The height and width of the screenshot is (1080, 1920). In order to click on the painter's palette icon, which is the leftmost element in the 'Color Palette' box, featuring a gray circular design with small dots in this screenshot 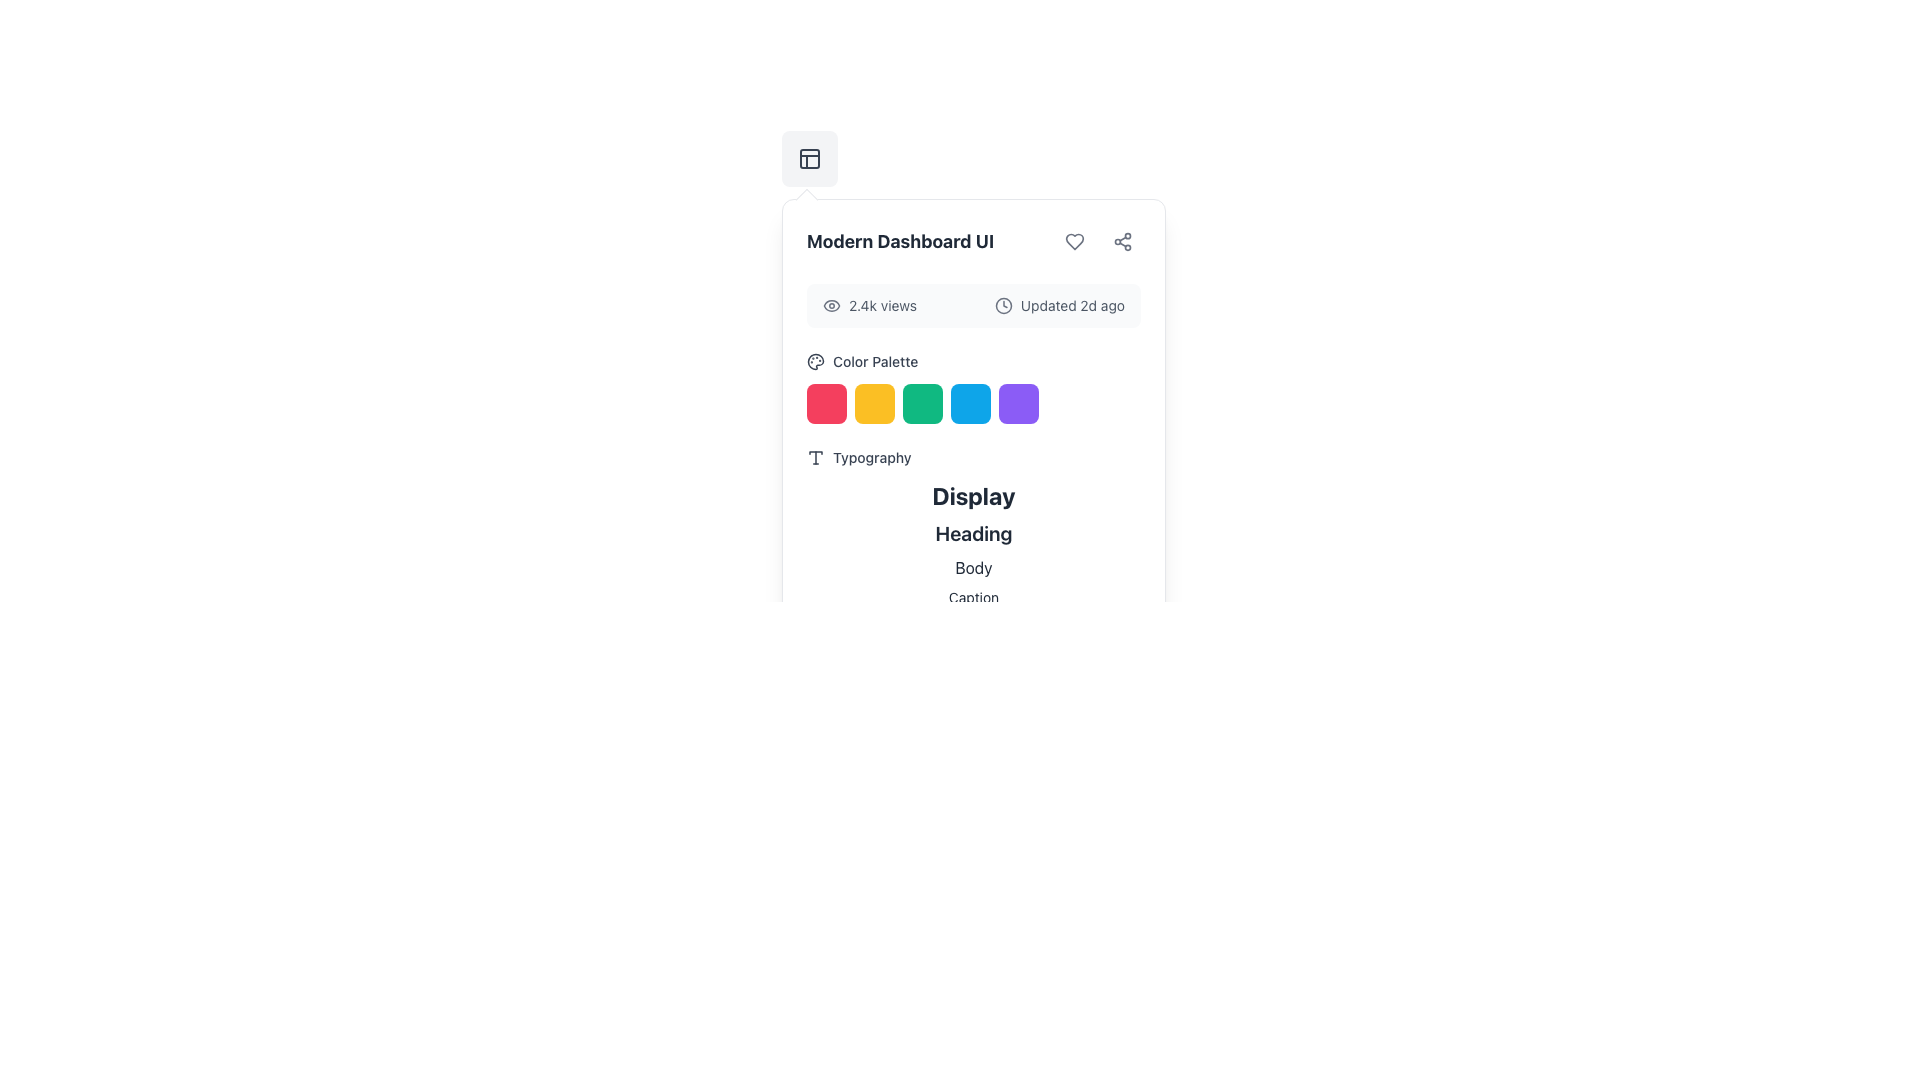, I will do `click(816, 362)`.